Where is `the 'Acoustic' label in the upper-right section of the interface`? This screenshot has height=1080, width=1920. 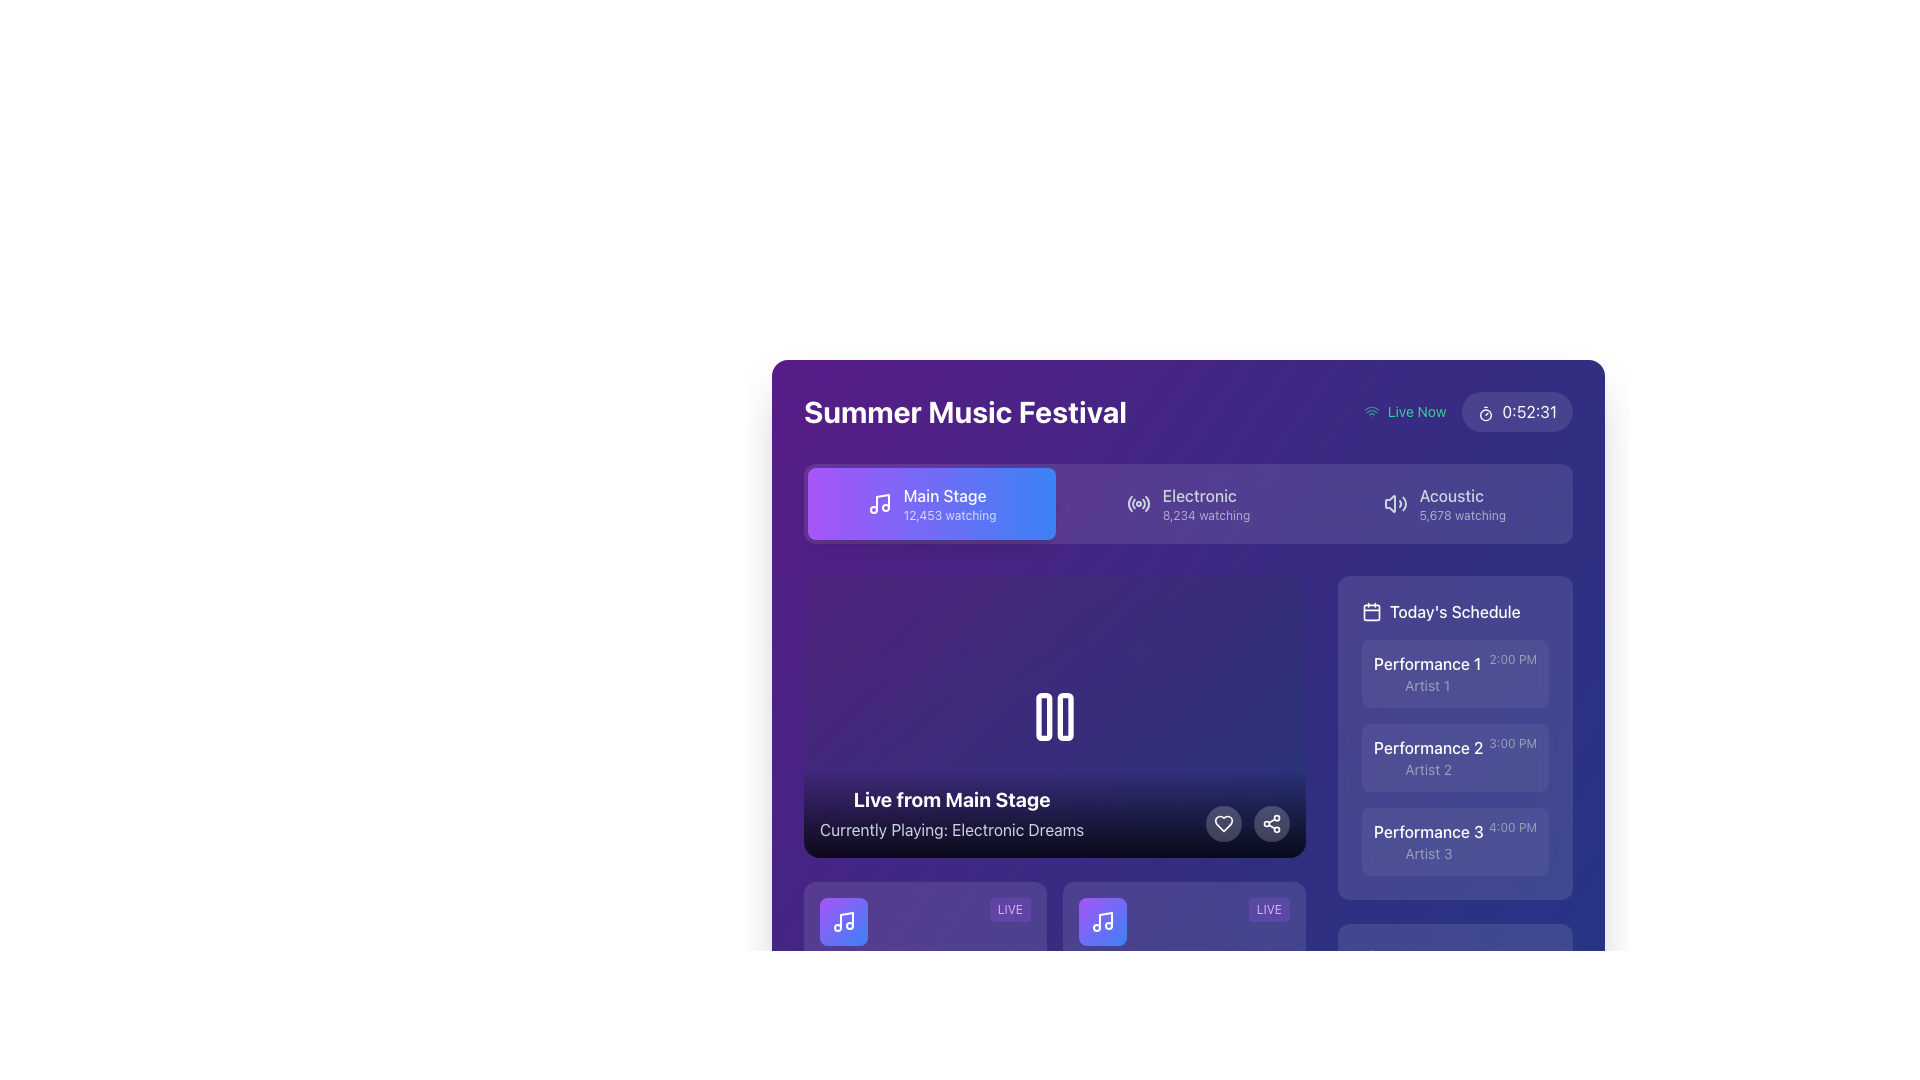
the 'Acoustic' label in the upper-right section of the interface is located at coordinates (1462, 495).